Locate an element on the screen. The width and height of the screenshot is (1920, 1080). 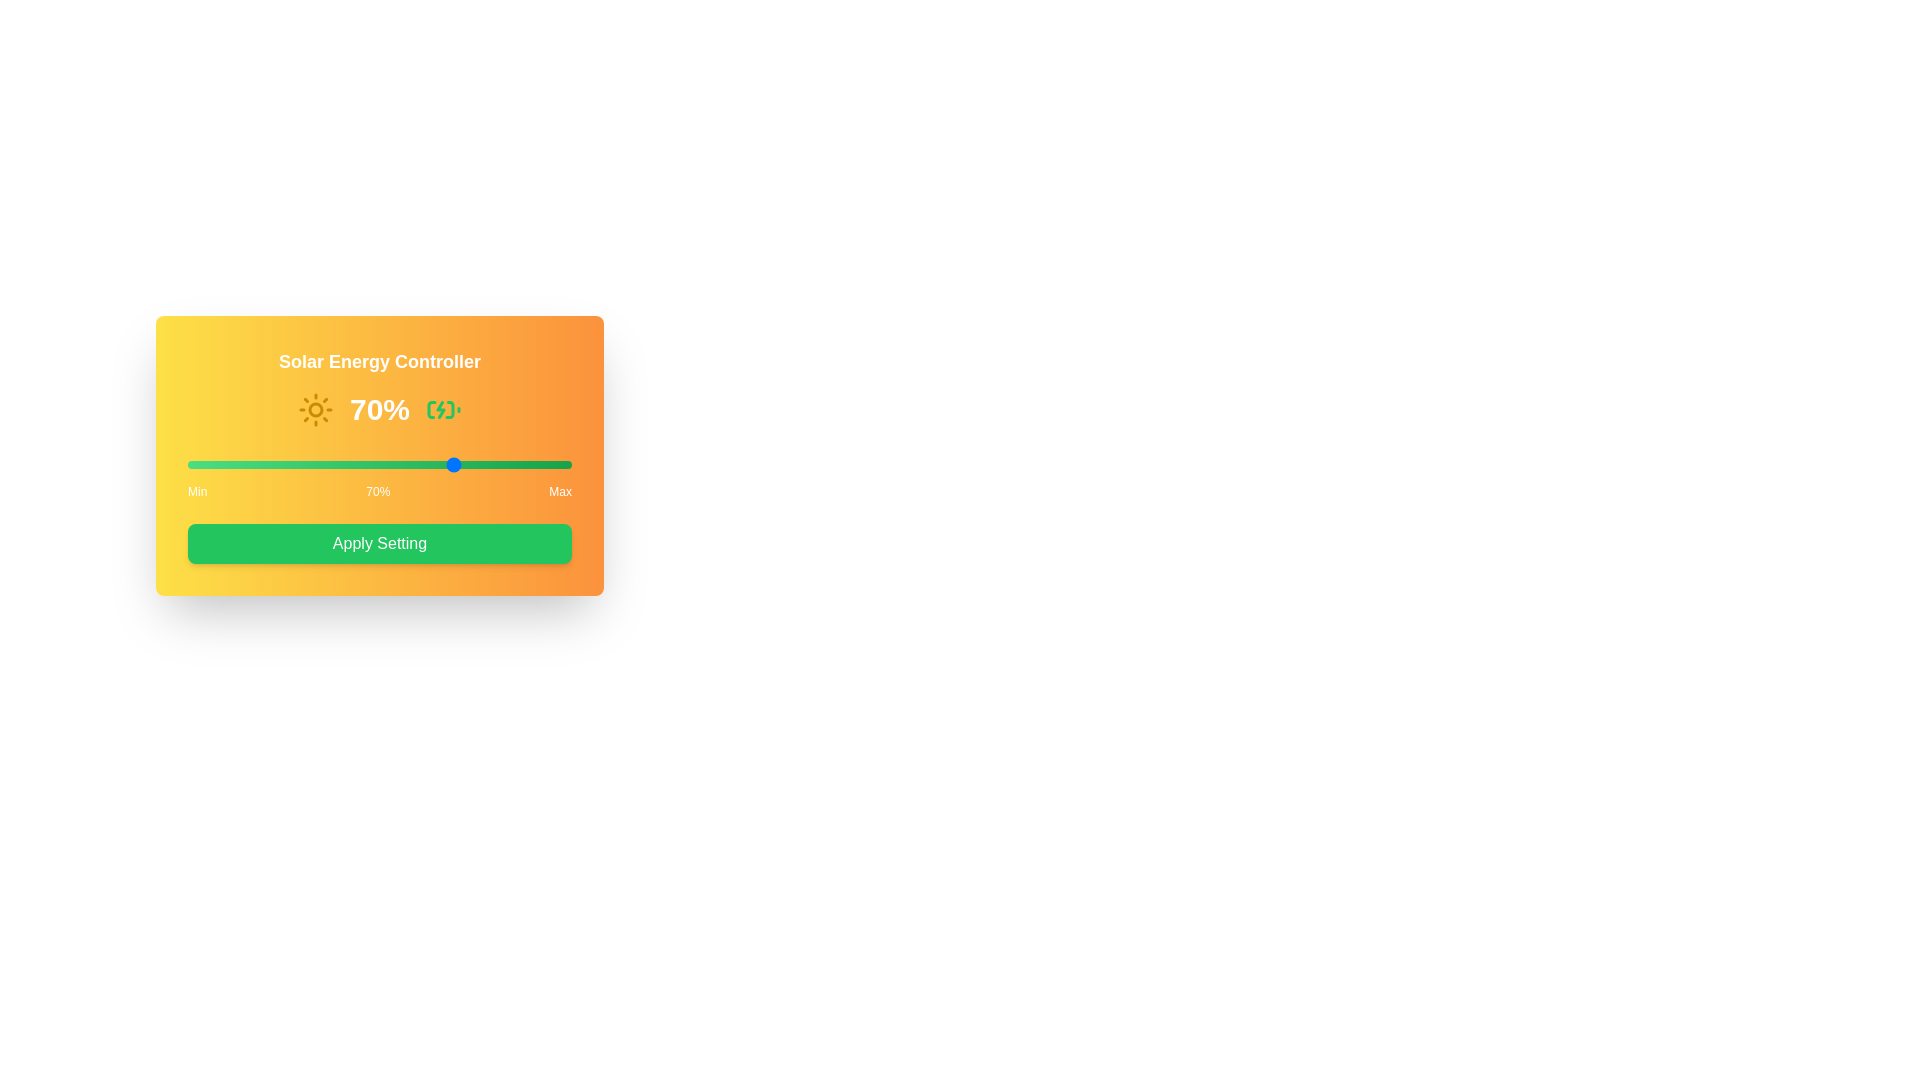
the solar input slider to 1% is located at coordinates (191, 465).